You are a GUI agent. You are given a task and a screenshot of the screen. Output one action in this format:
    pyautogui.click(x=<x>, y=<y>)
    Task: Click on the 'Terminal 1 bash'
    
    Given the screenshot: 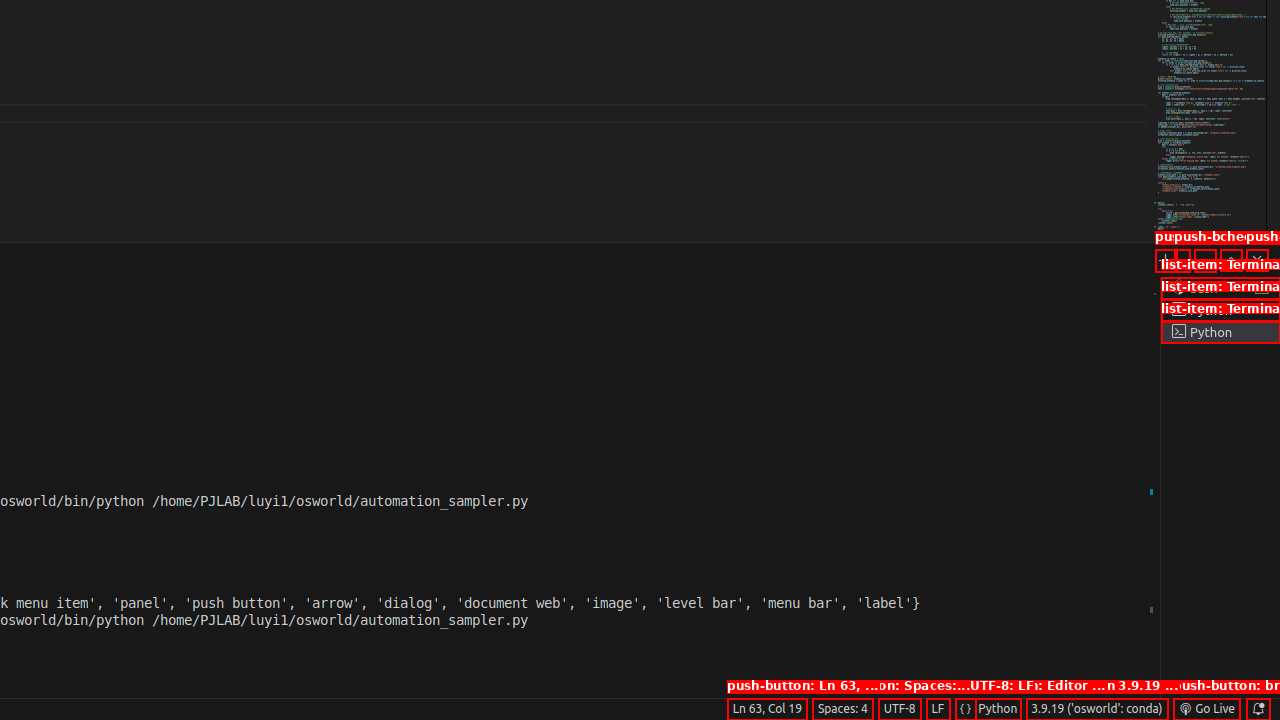 What is the action you would take?
    pyautogui.click(x=1219, y=288)
    